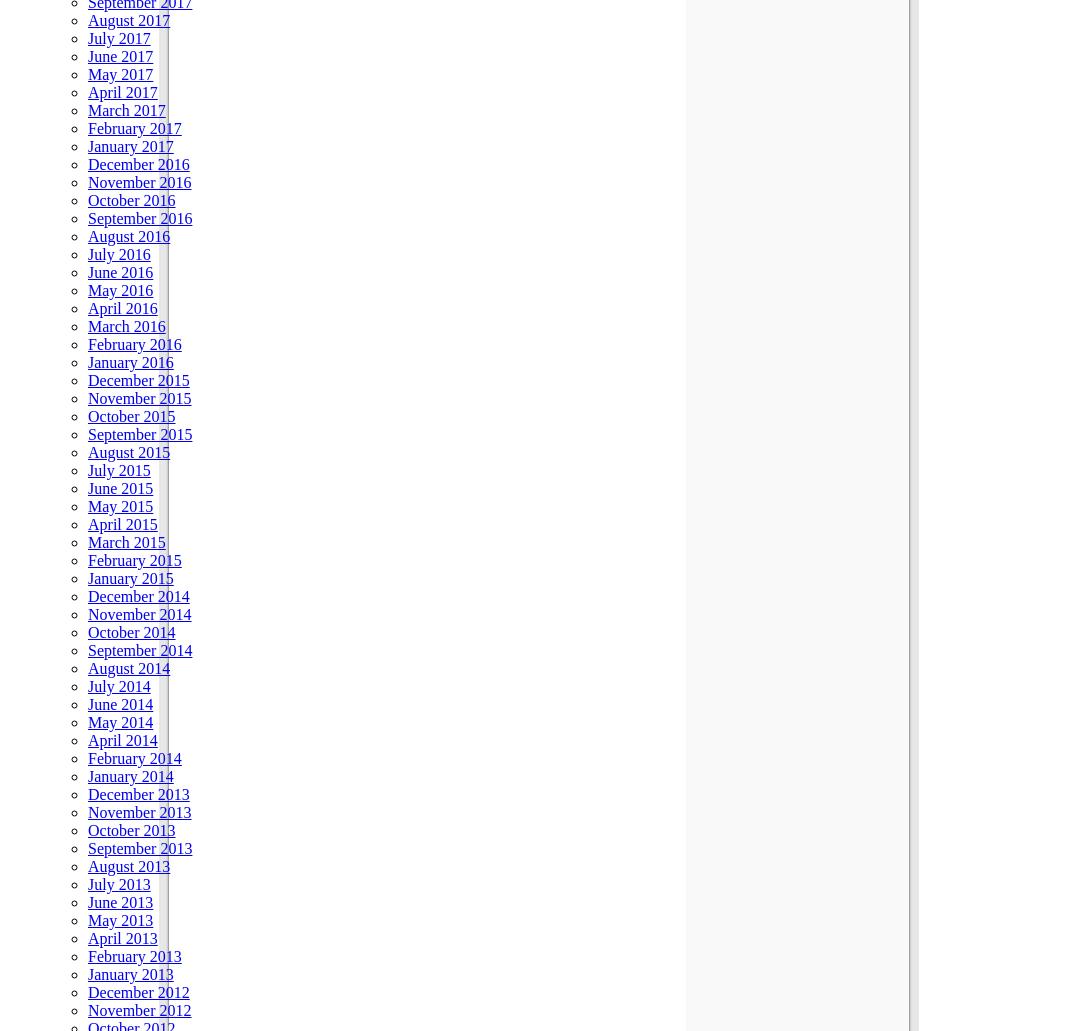 Image resolution: width=1077 pixels, height=1031 pixels. I want to click on 'June 2017', so click(119, 55).